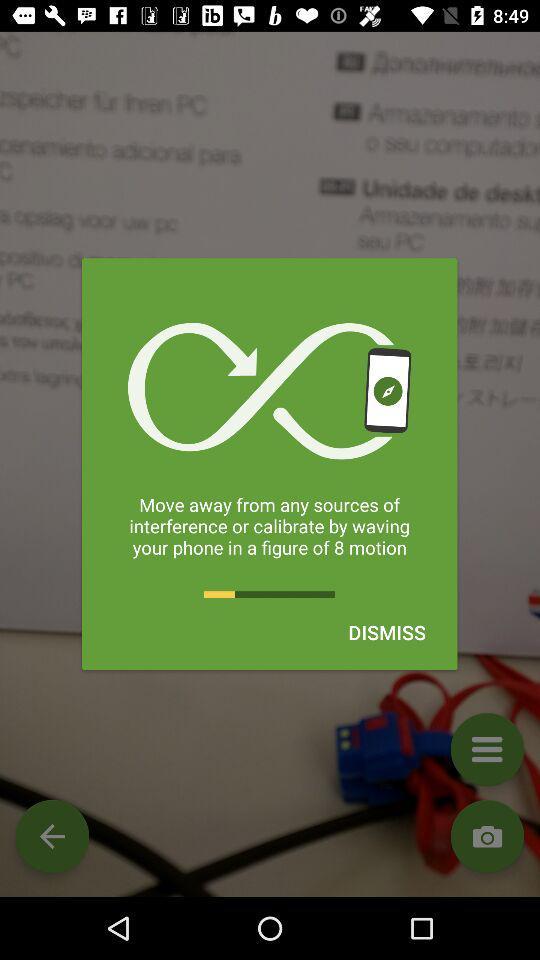 The image size is (540, 960). What do you see at coordinates (387, 631) in the screenshot?
I see `the icon on the right` at bounding box center [387, 631].